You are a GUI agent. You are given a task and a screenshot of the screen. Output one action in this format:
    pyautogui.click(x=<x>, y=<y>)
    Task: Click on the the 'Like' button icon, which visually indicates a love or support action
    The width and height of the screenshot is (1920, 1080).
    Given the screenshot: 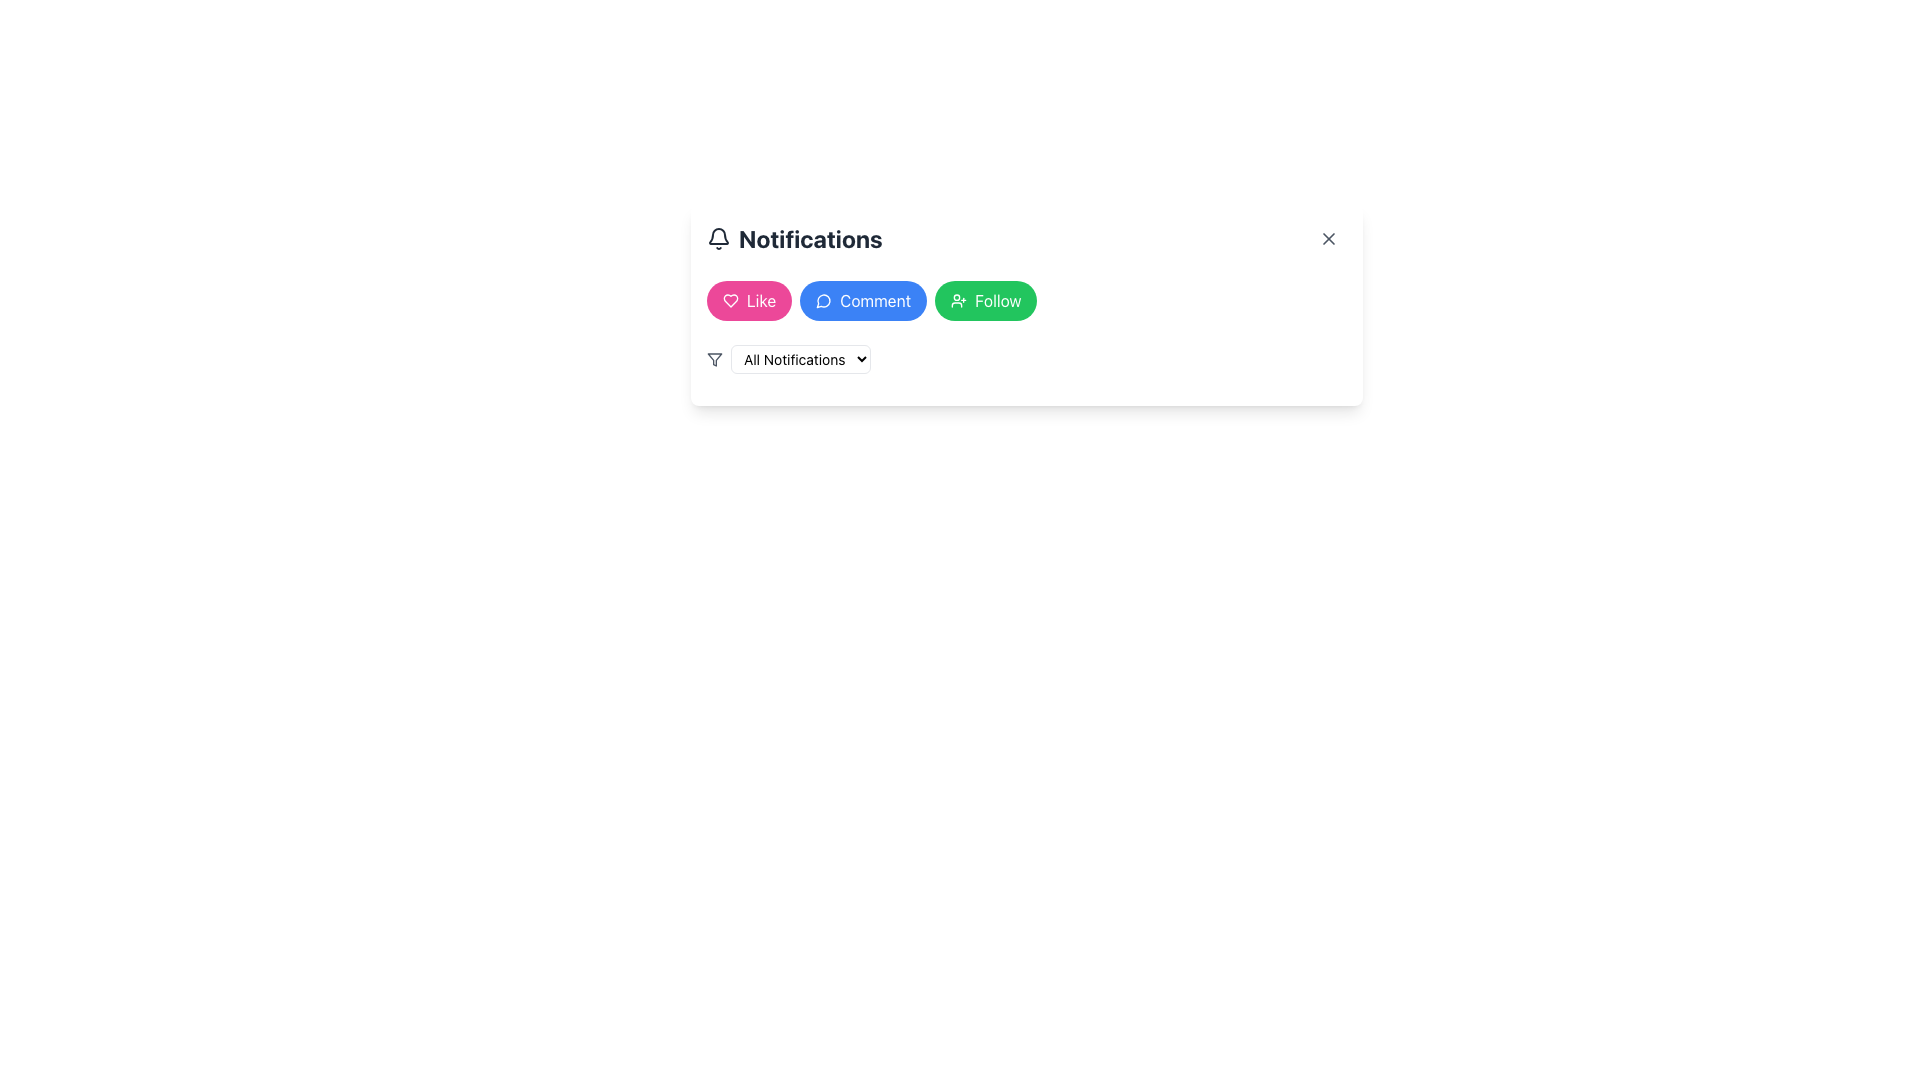 What is the action you would take?
    pyautogui.click(x=729, y=300)
    